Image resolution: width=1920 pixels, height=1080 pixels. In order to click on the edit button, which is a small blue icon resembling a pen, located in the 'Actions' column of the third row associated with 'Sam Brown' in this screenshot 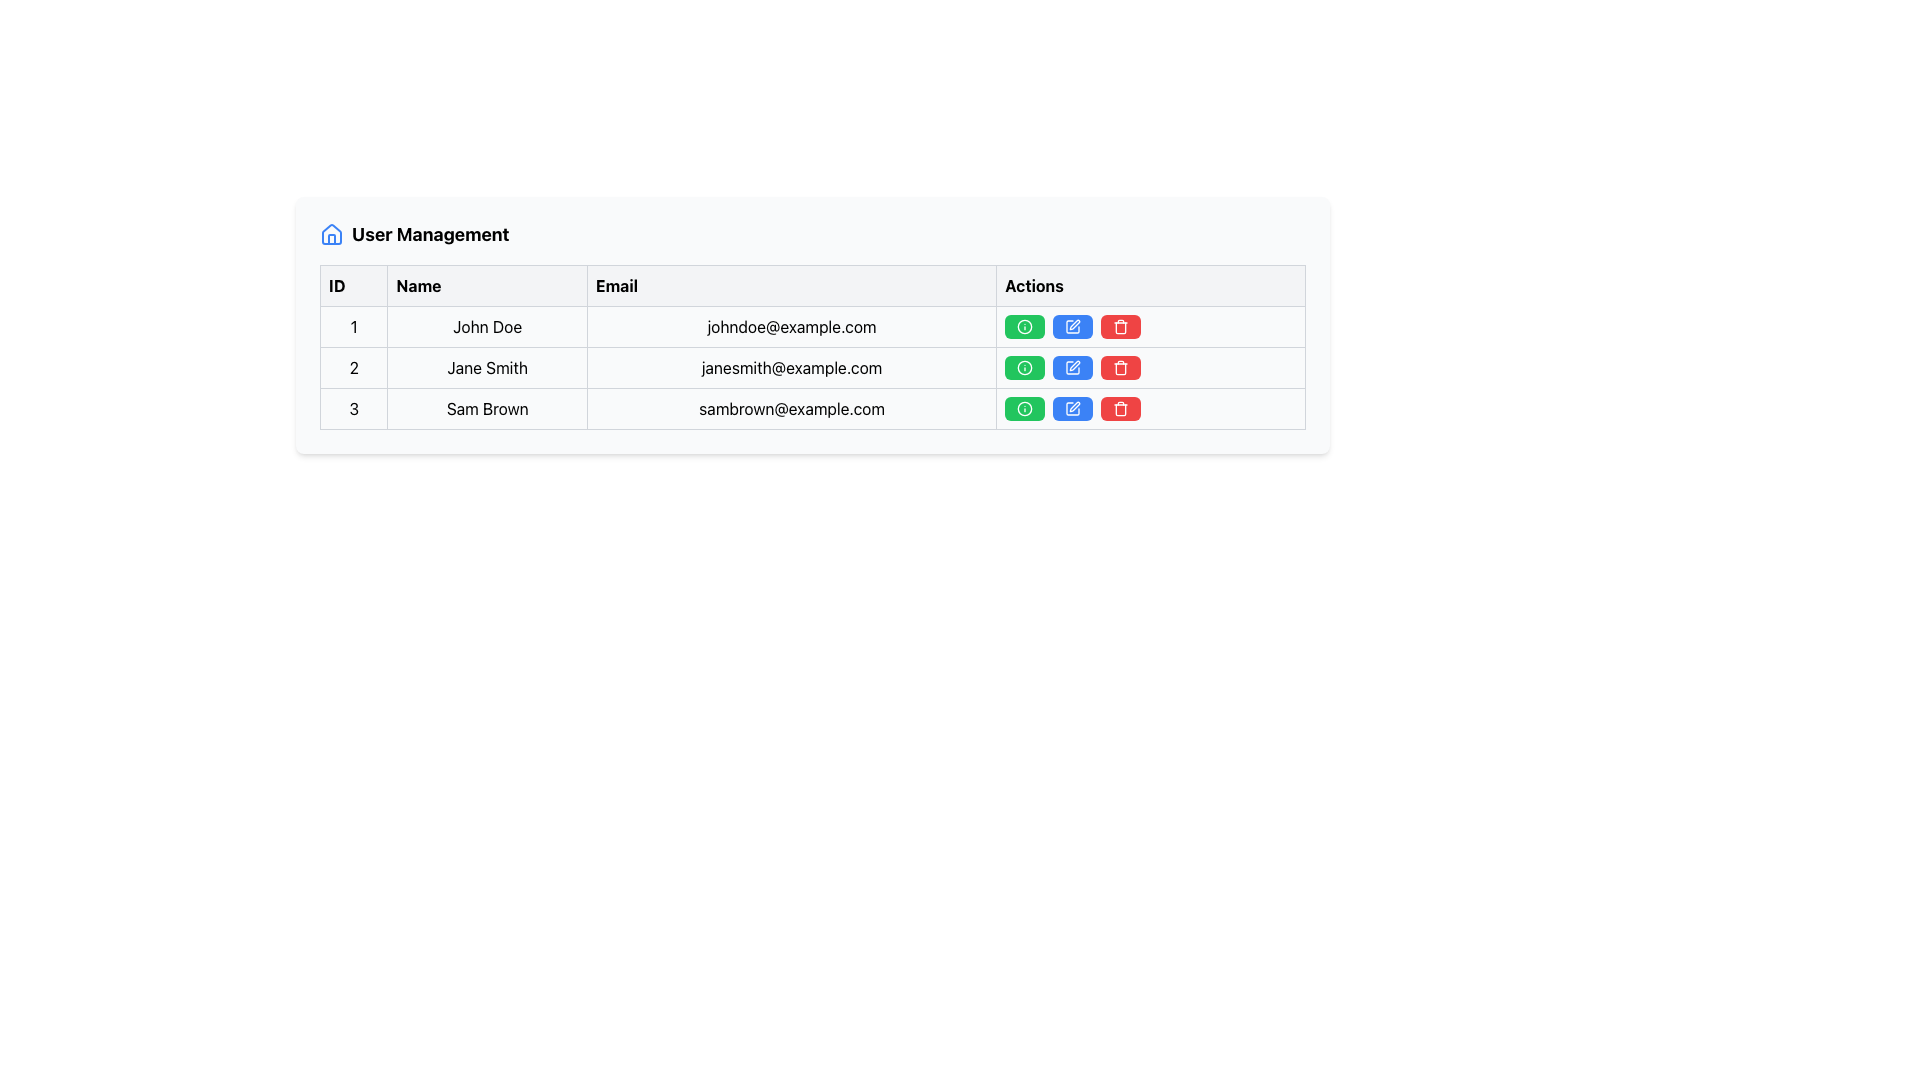, I will do `click(1072, 407)`.